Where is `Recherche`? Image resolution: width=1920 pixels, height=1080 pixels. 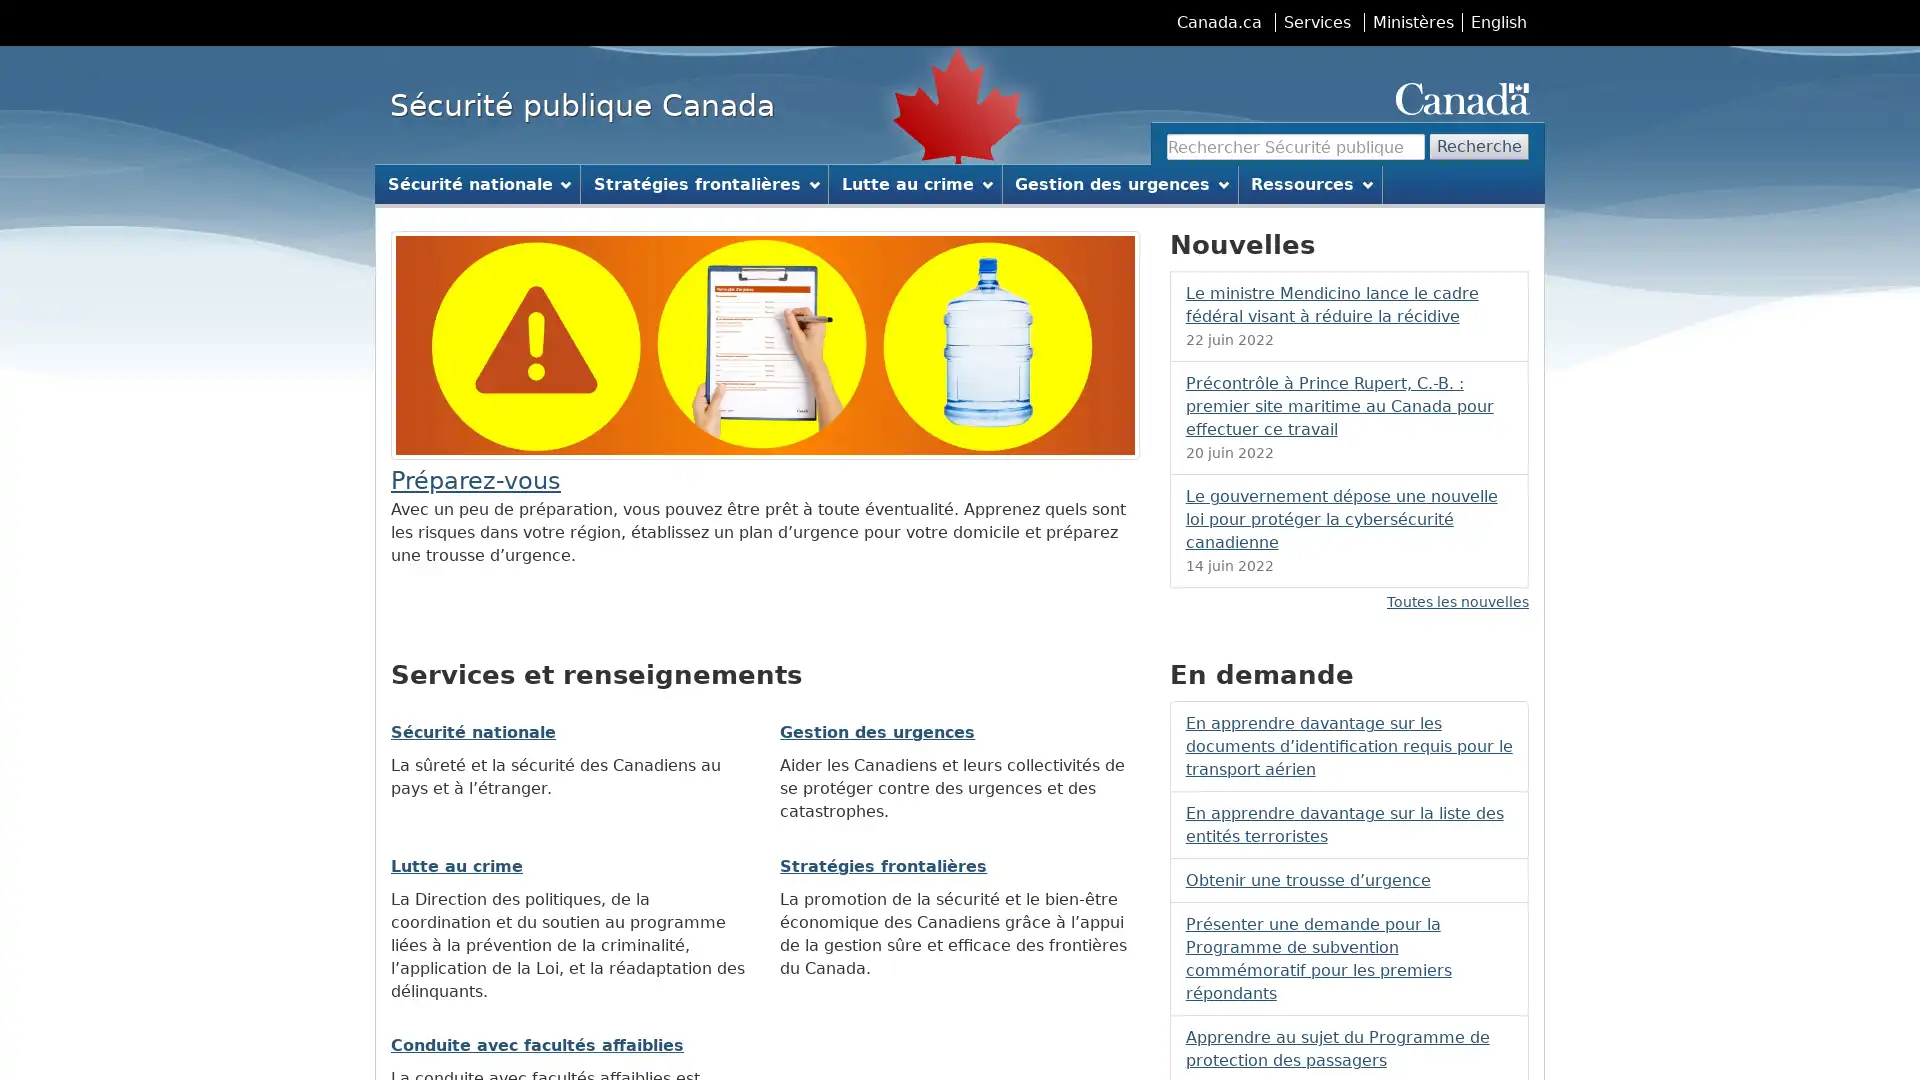 Recherche is located at coordinates (1479, 145).